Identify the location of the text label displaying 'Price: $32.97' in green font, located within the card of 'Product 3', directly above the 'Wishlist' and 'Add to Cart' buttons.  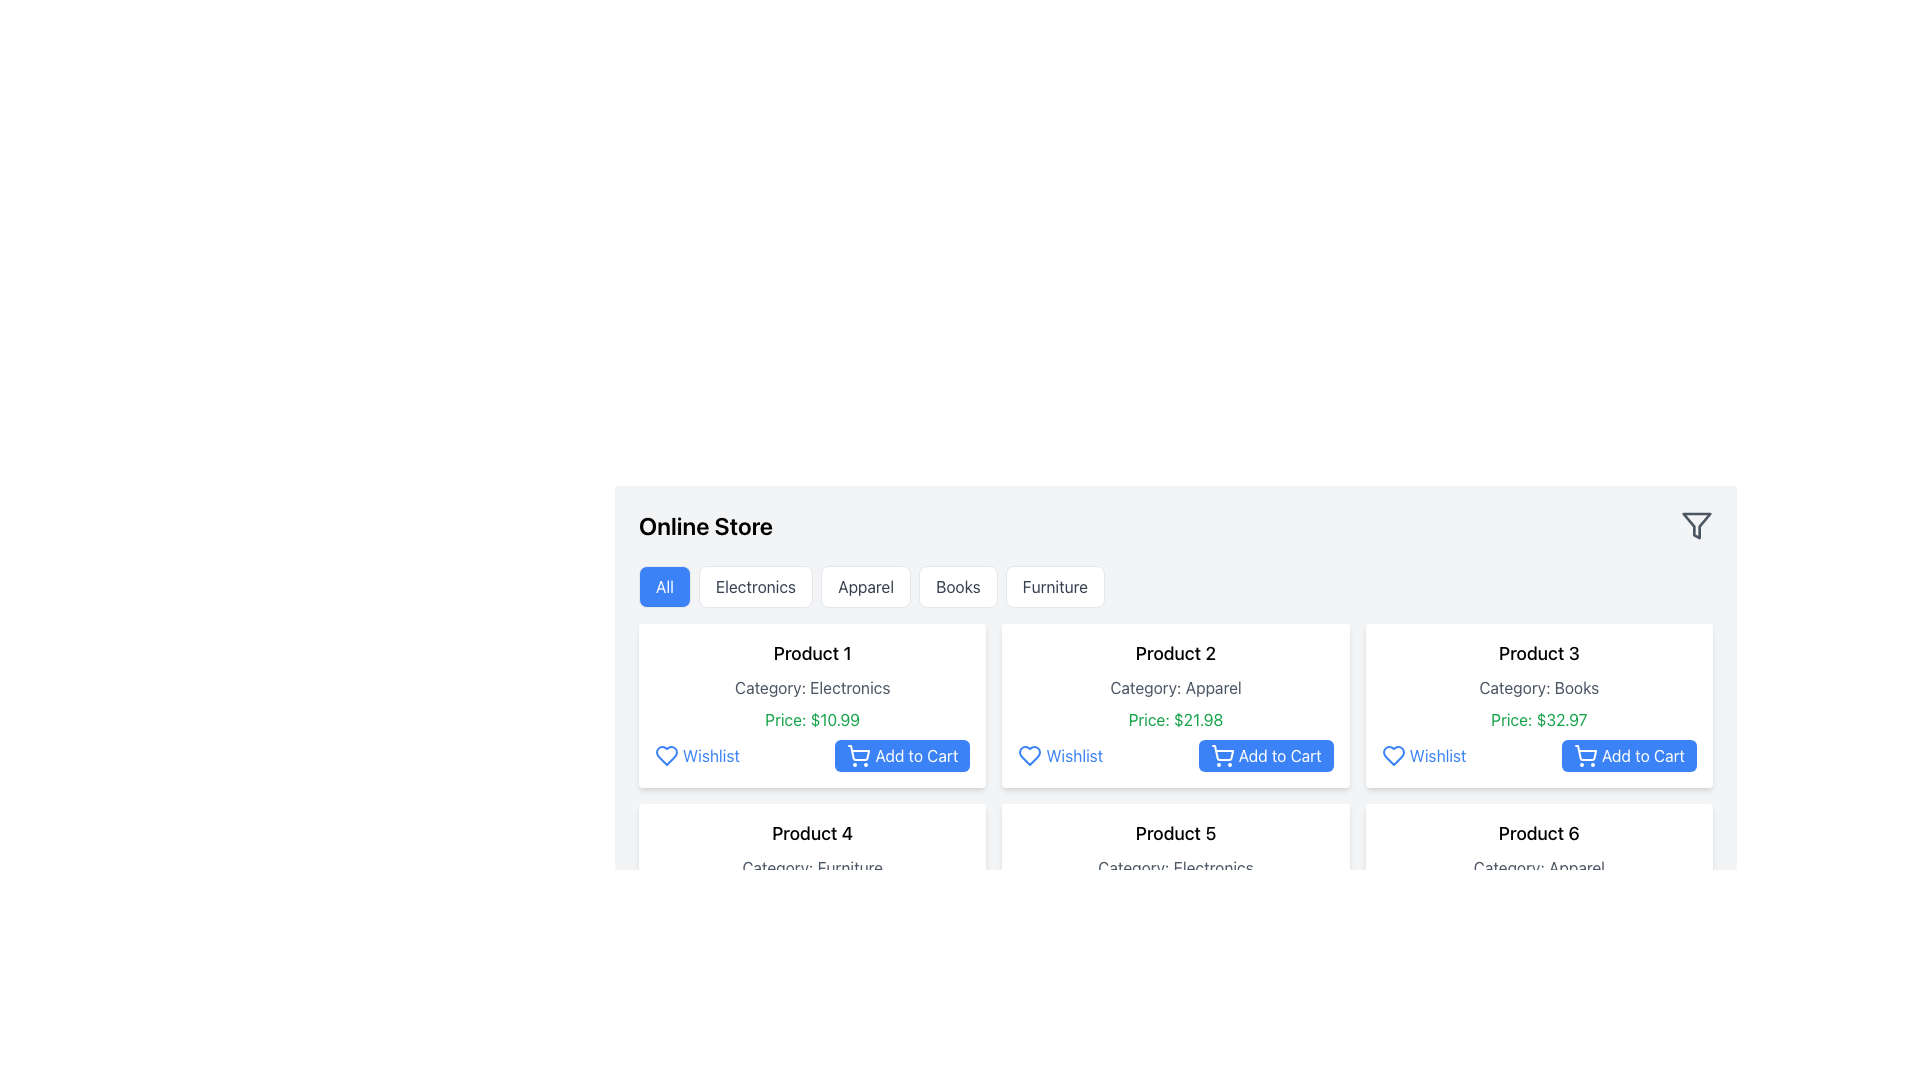
(1538, 720).